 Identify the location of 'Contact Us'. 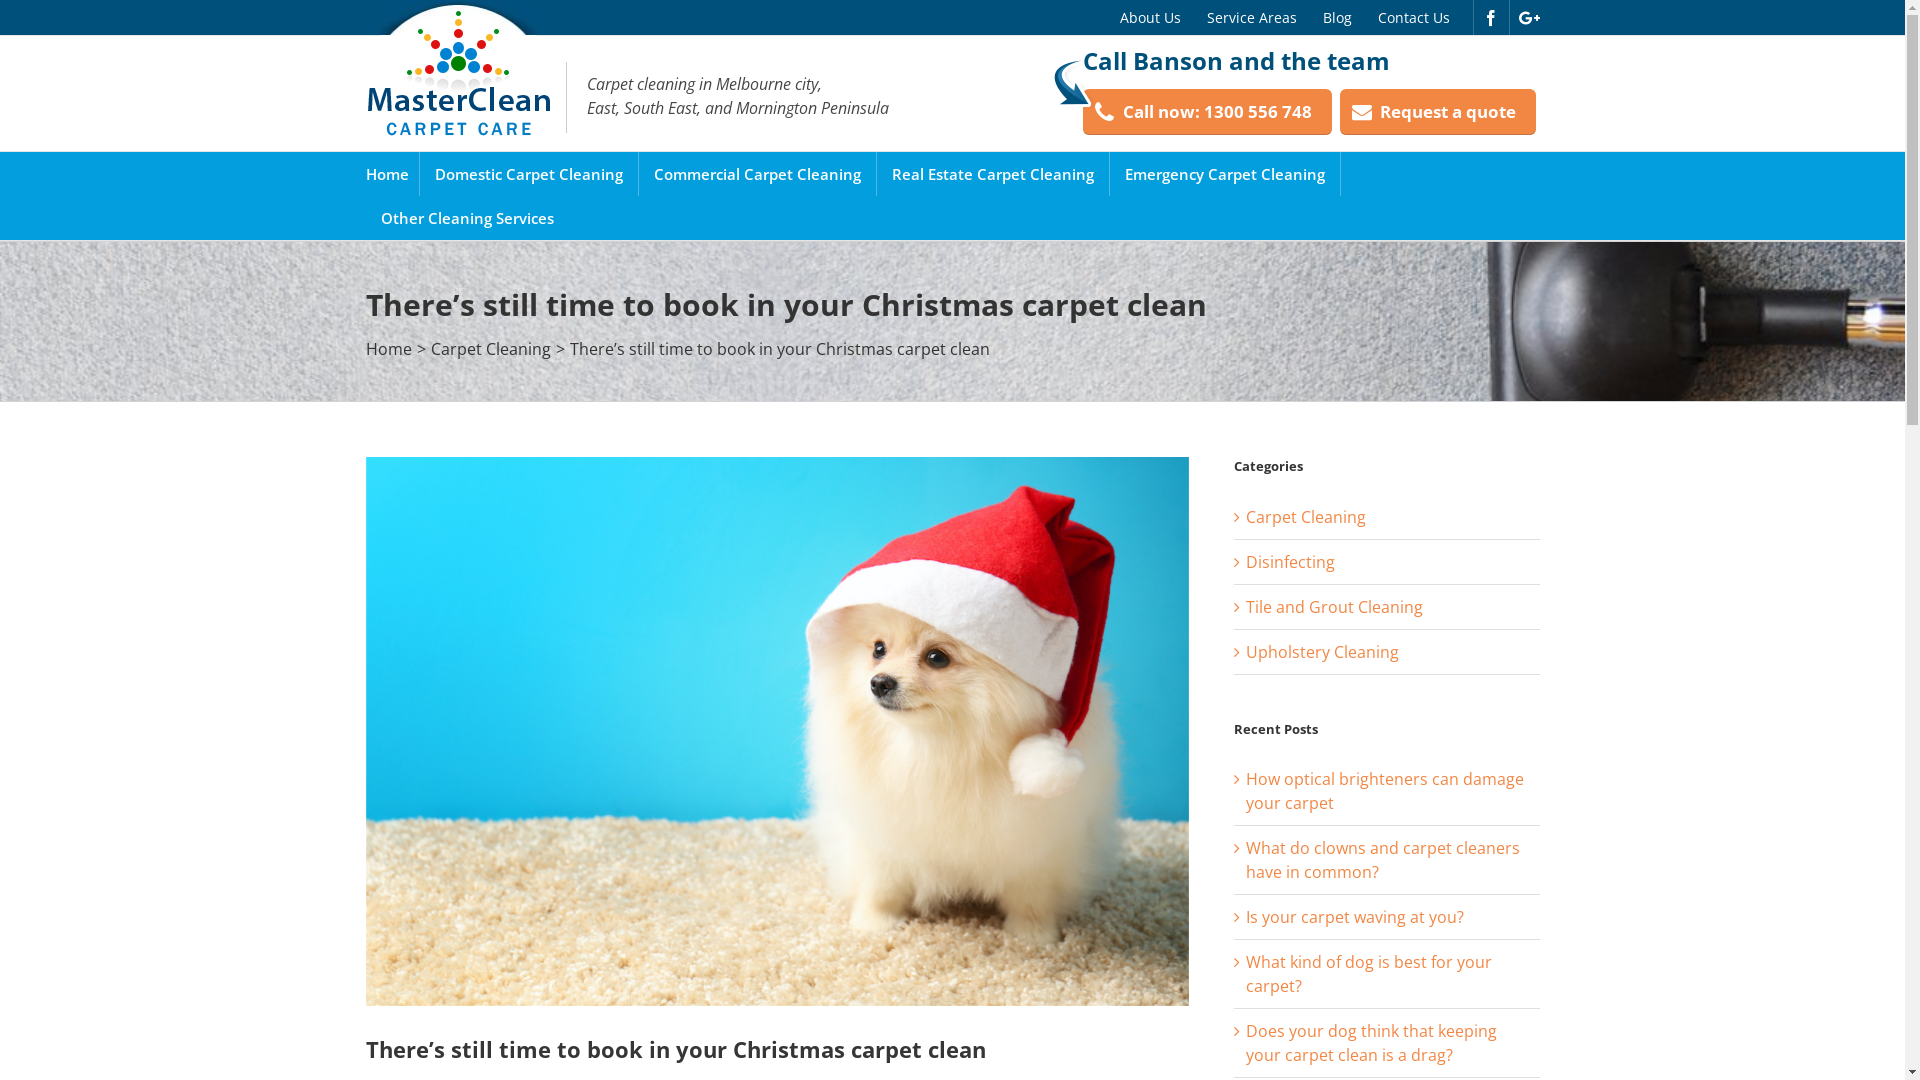
(1362, 17).